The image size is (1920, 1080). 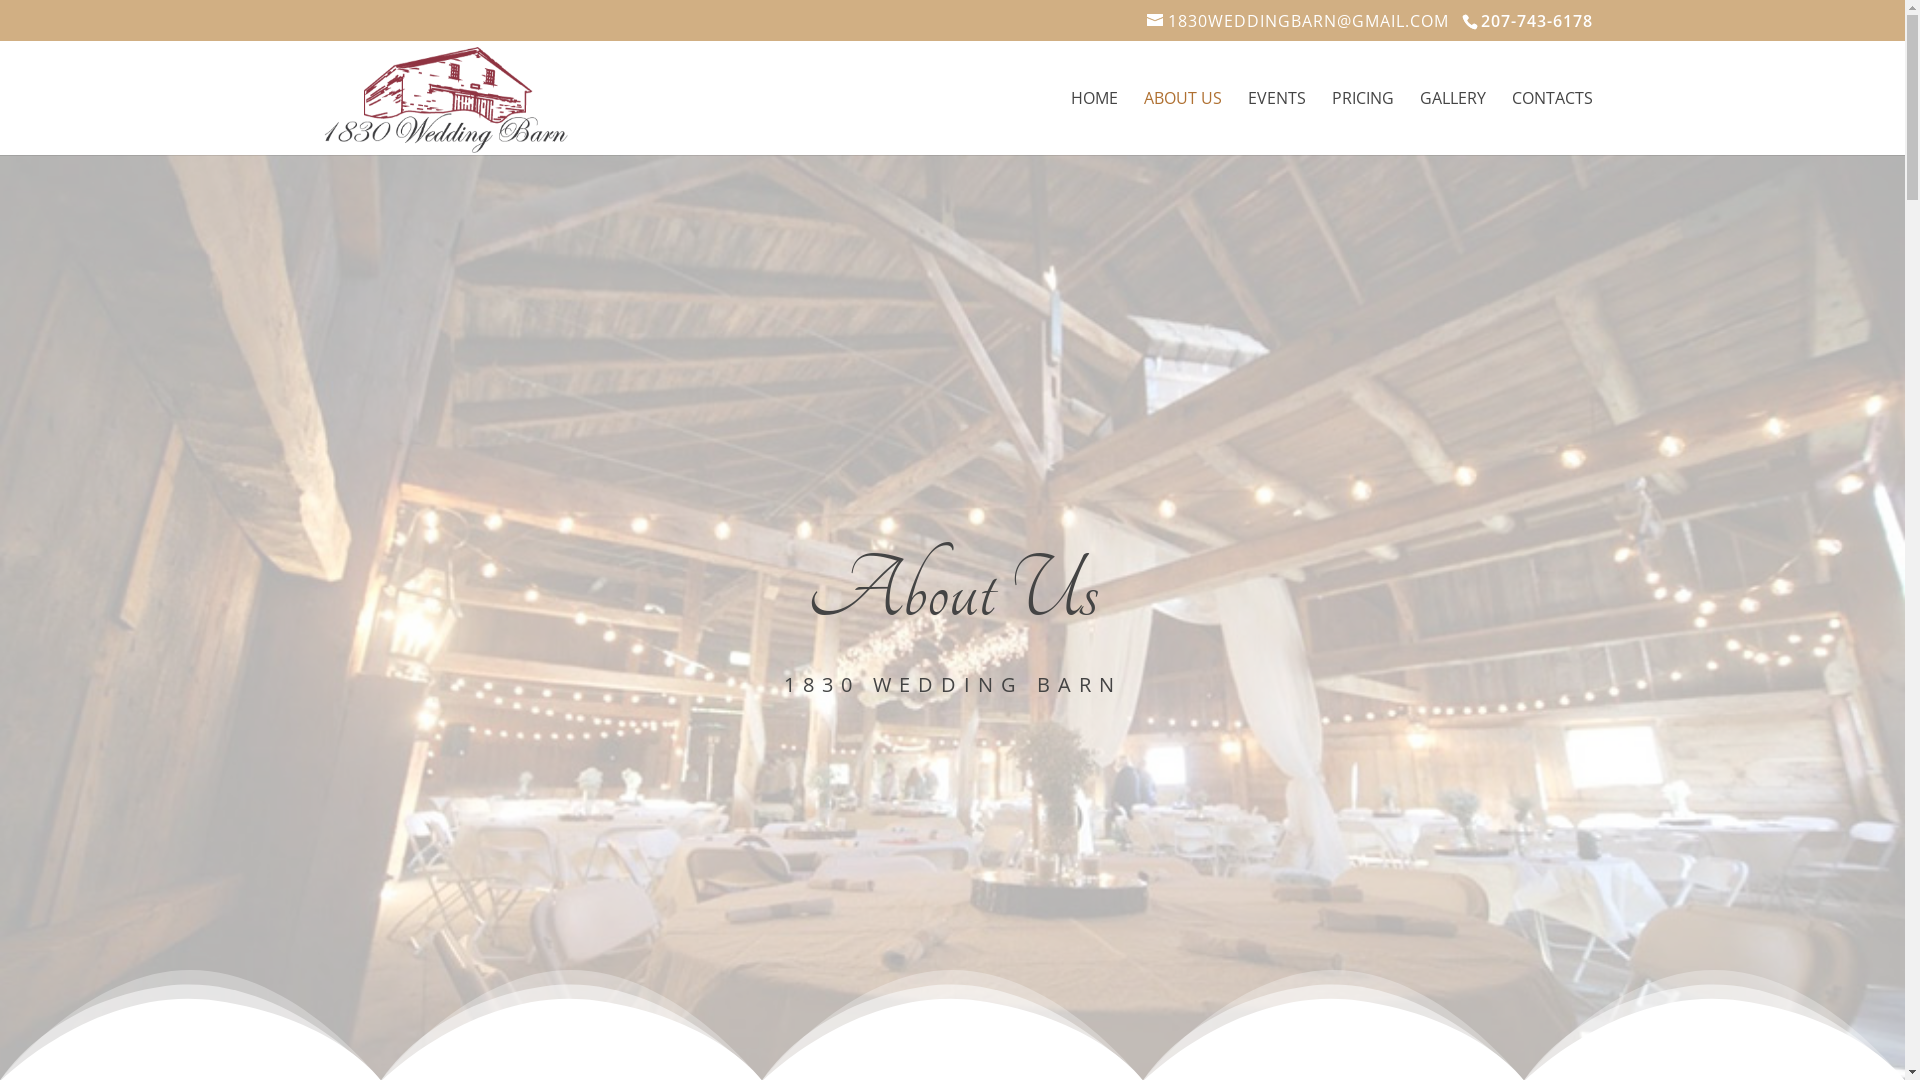 I want to click on 'GALLERY', so click(x=1419, y=123).